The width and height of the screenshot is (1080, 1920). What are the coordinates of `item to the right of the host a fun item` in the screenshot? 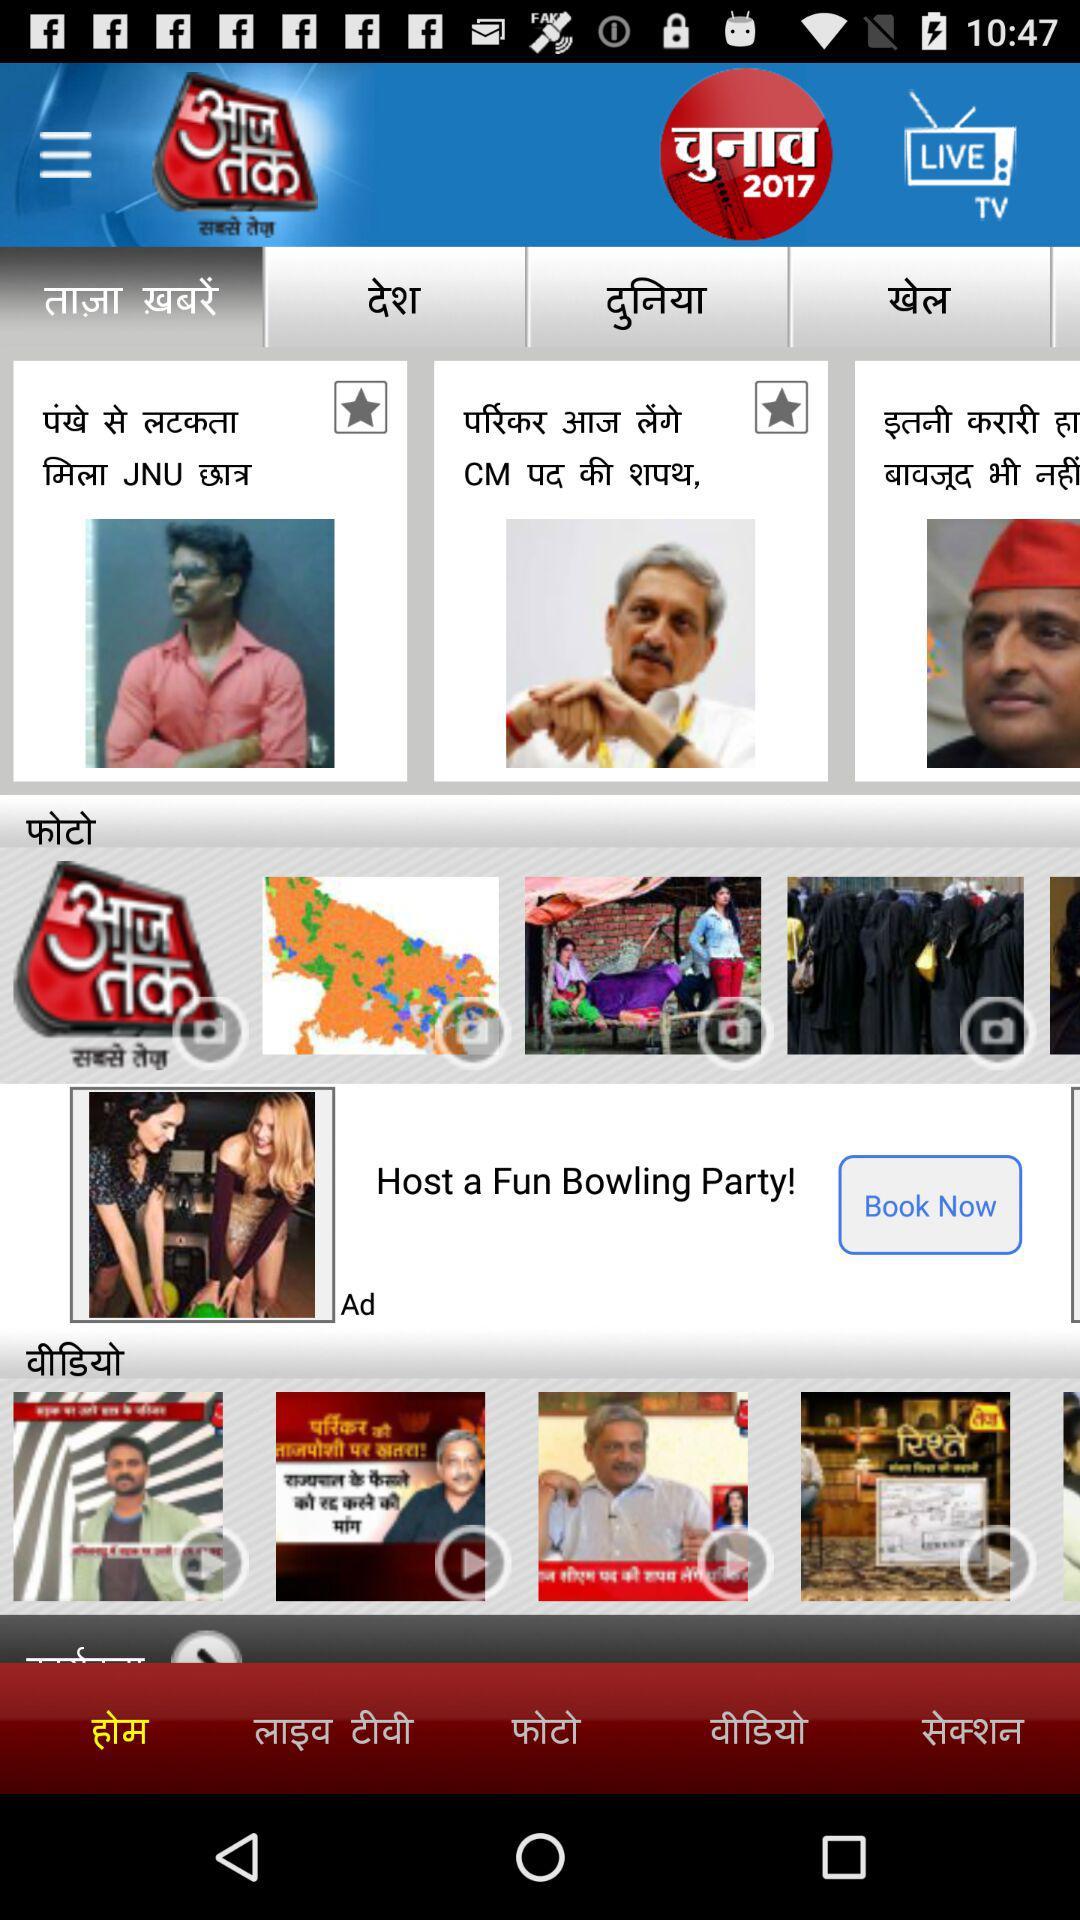 It's located at (930, 1203).